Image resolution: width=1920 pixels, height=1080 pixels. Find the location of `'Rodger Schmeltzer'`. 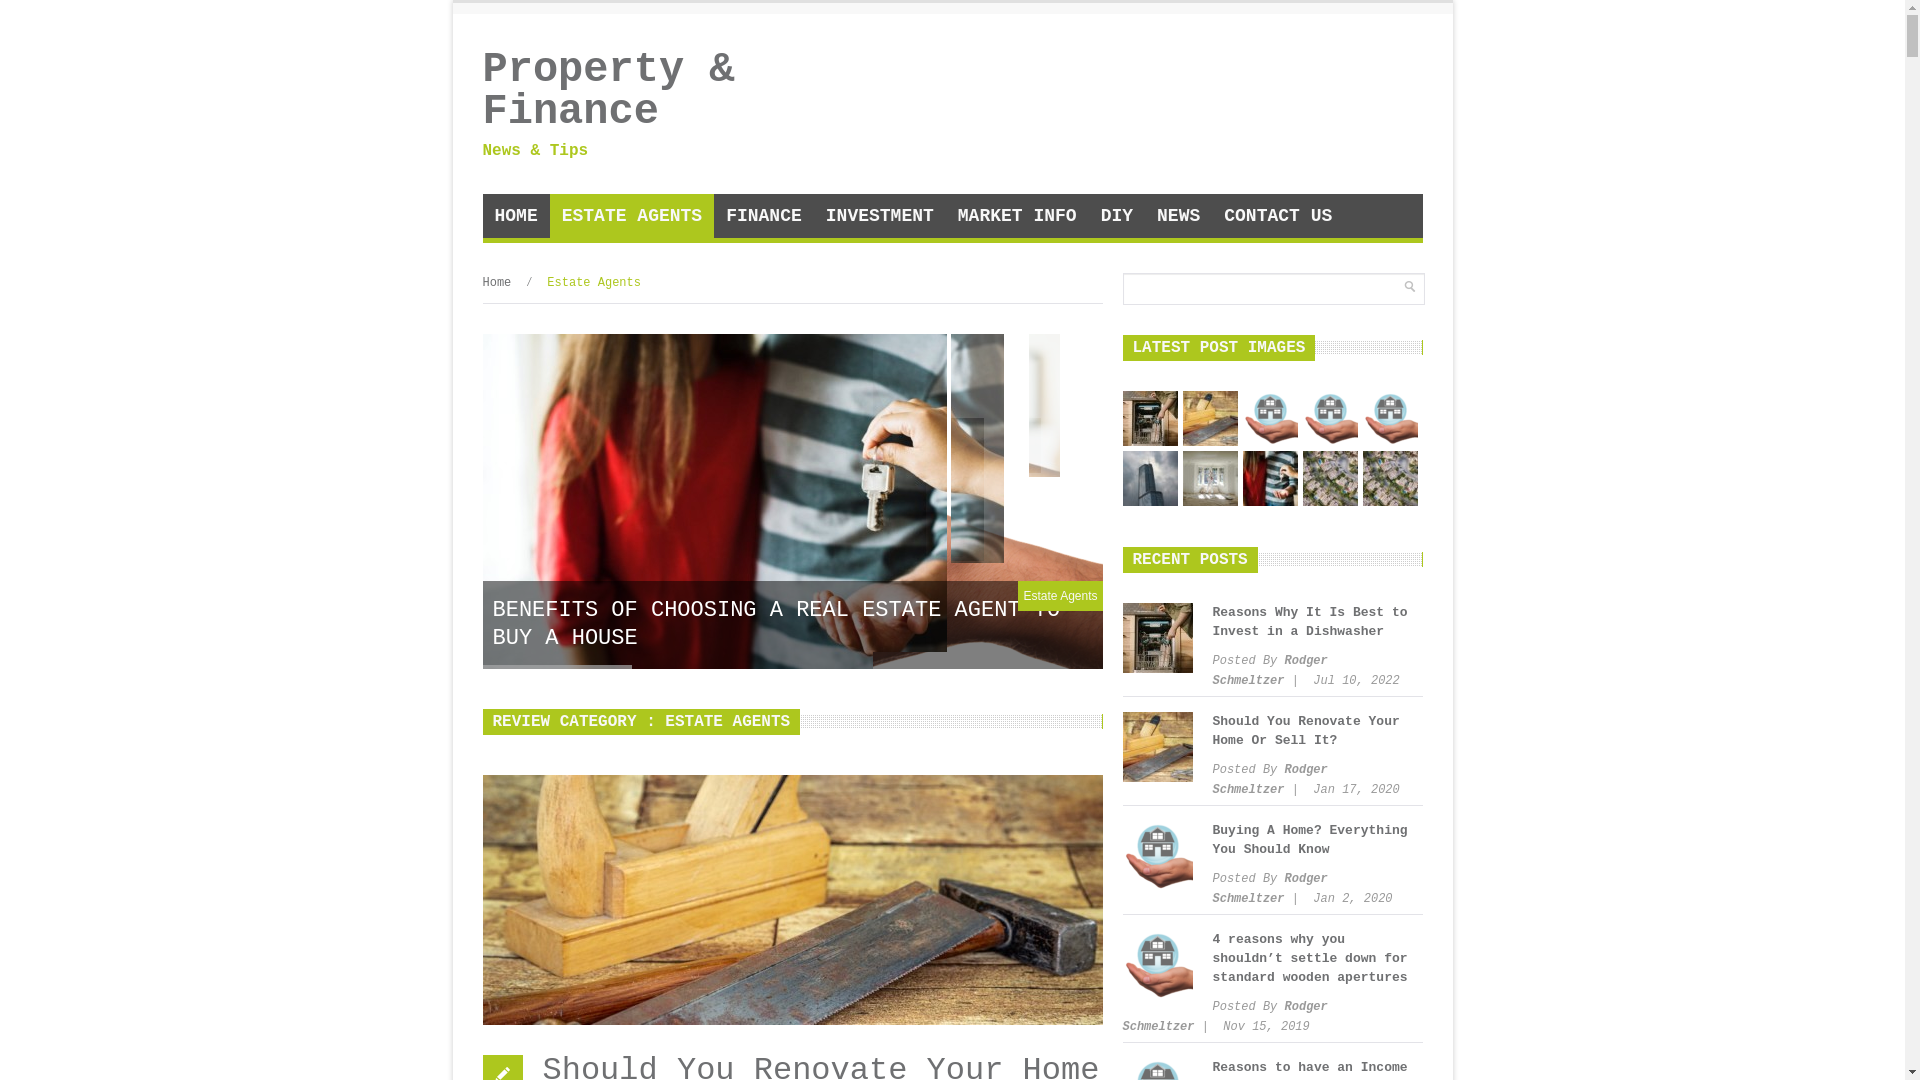

'Rodger Schmeltzer' is located at coordinates (1268, 671).